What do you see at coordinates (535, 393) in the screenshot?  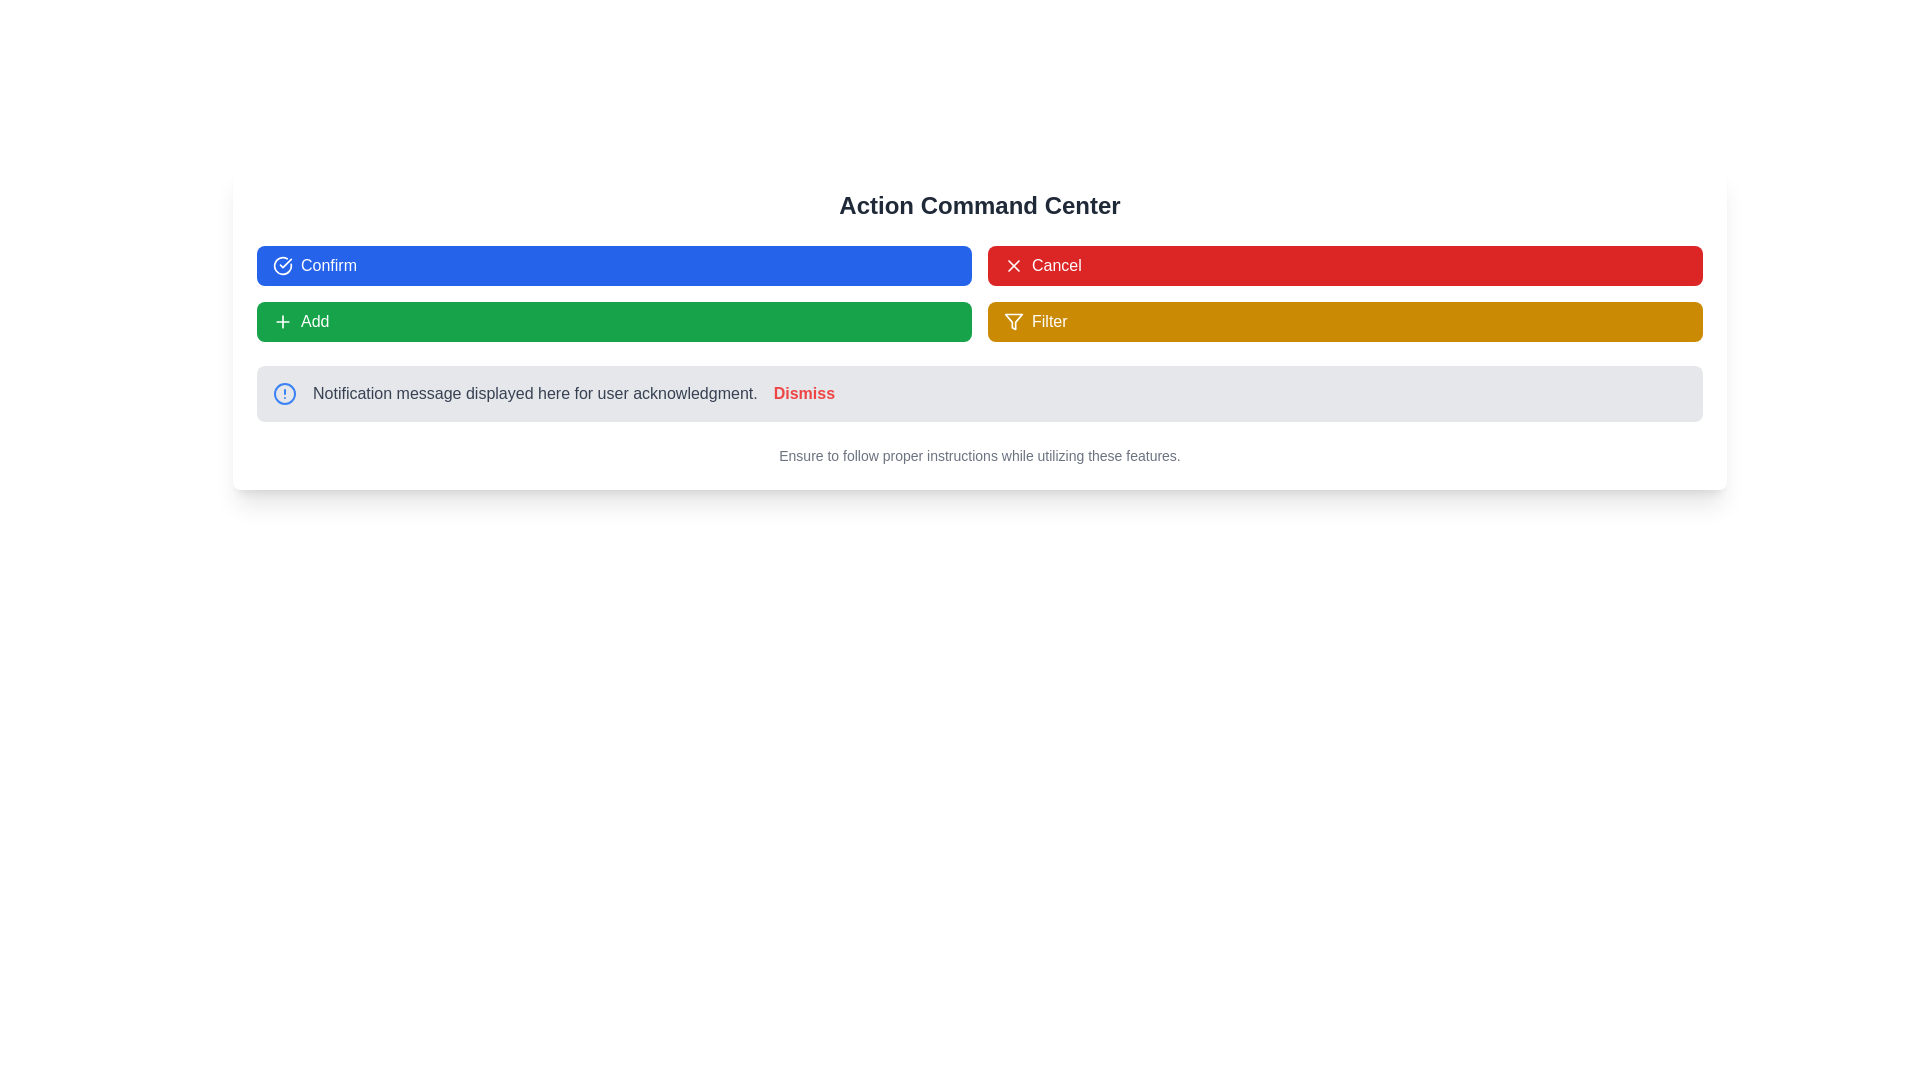 I see `the static text element displaying 'Notification message displayed here for user acknowledgment.' which is located within a gray notification bar` at bounding box center [535, 393].